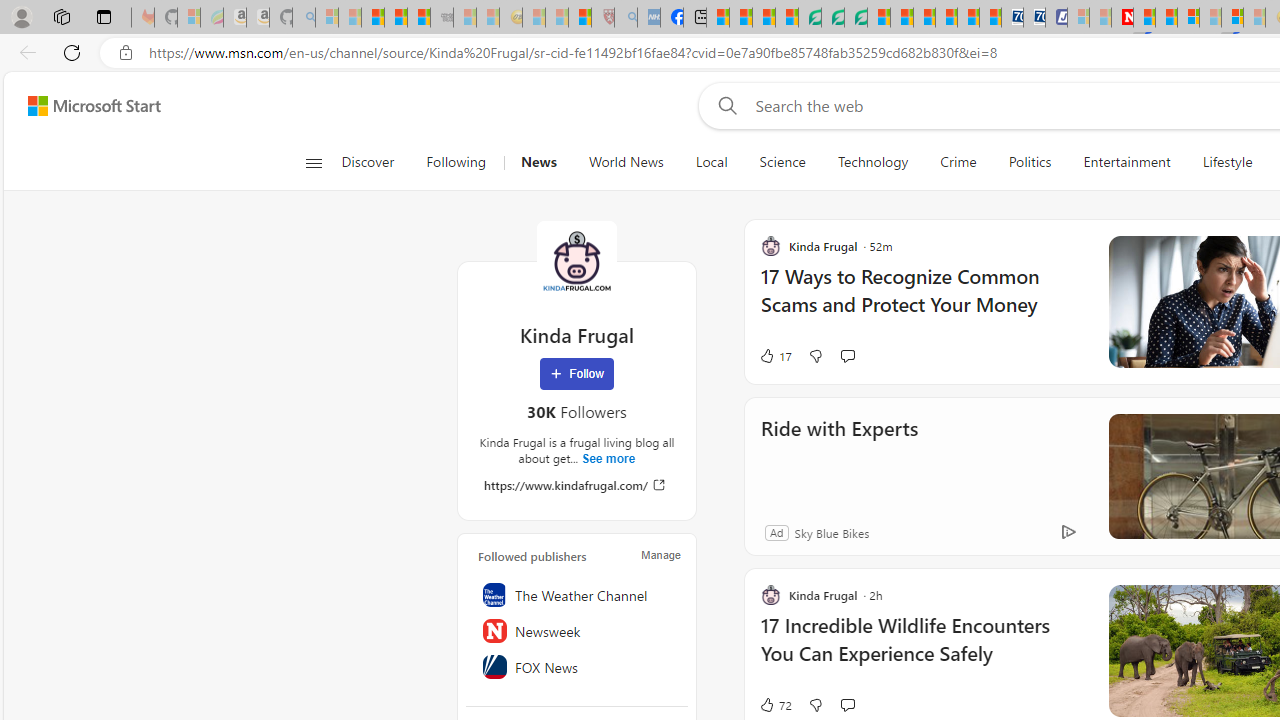 The width and height of the screenshot is (1280, 720). What do you see at coordinates (1077, 17) in the screenshot?
I see `'Microsoft account | Privacy - Sleeping'` at bounding box center [1077, 17].